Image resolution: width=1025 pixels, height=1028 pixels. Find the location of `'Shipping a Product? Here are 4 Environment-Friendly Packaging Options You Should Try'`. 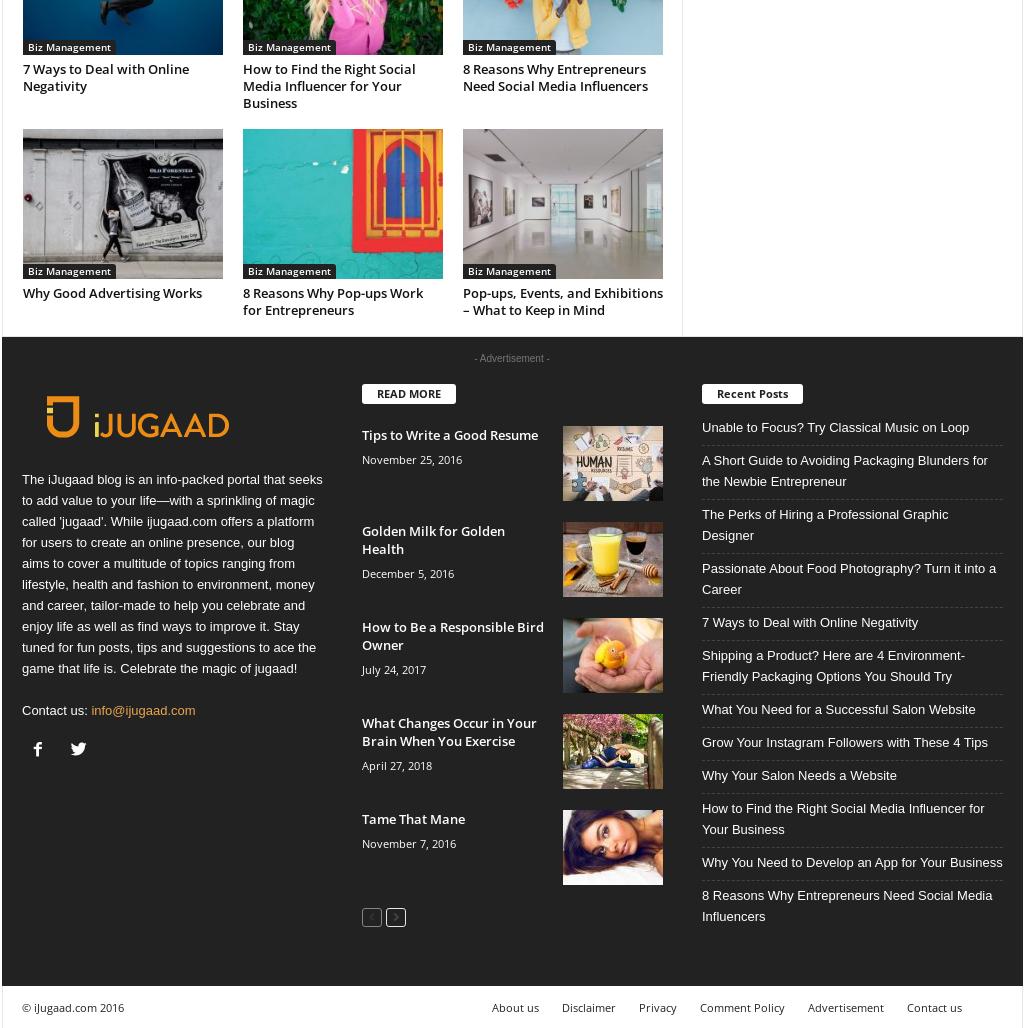

'Shipping a Product? Here are 4 Environment-Friendly Packaging Options You Should Try' is located at coordinates (832, 665).